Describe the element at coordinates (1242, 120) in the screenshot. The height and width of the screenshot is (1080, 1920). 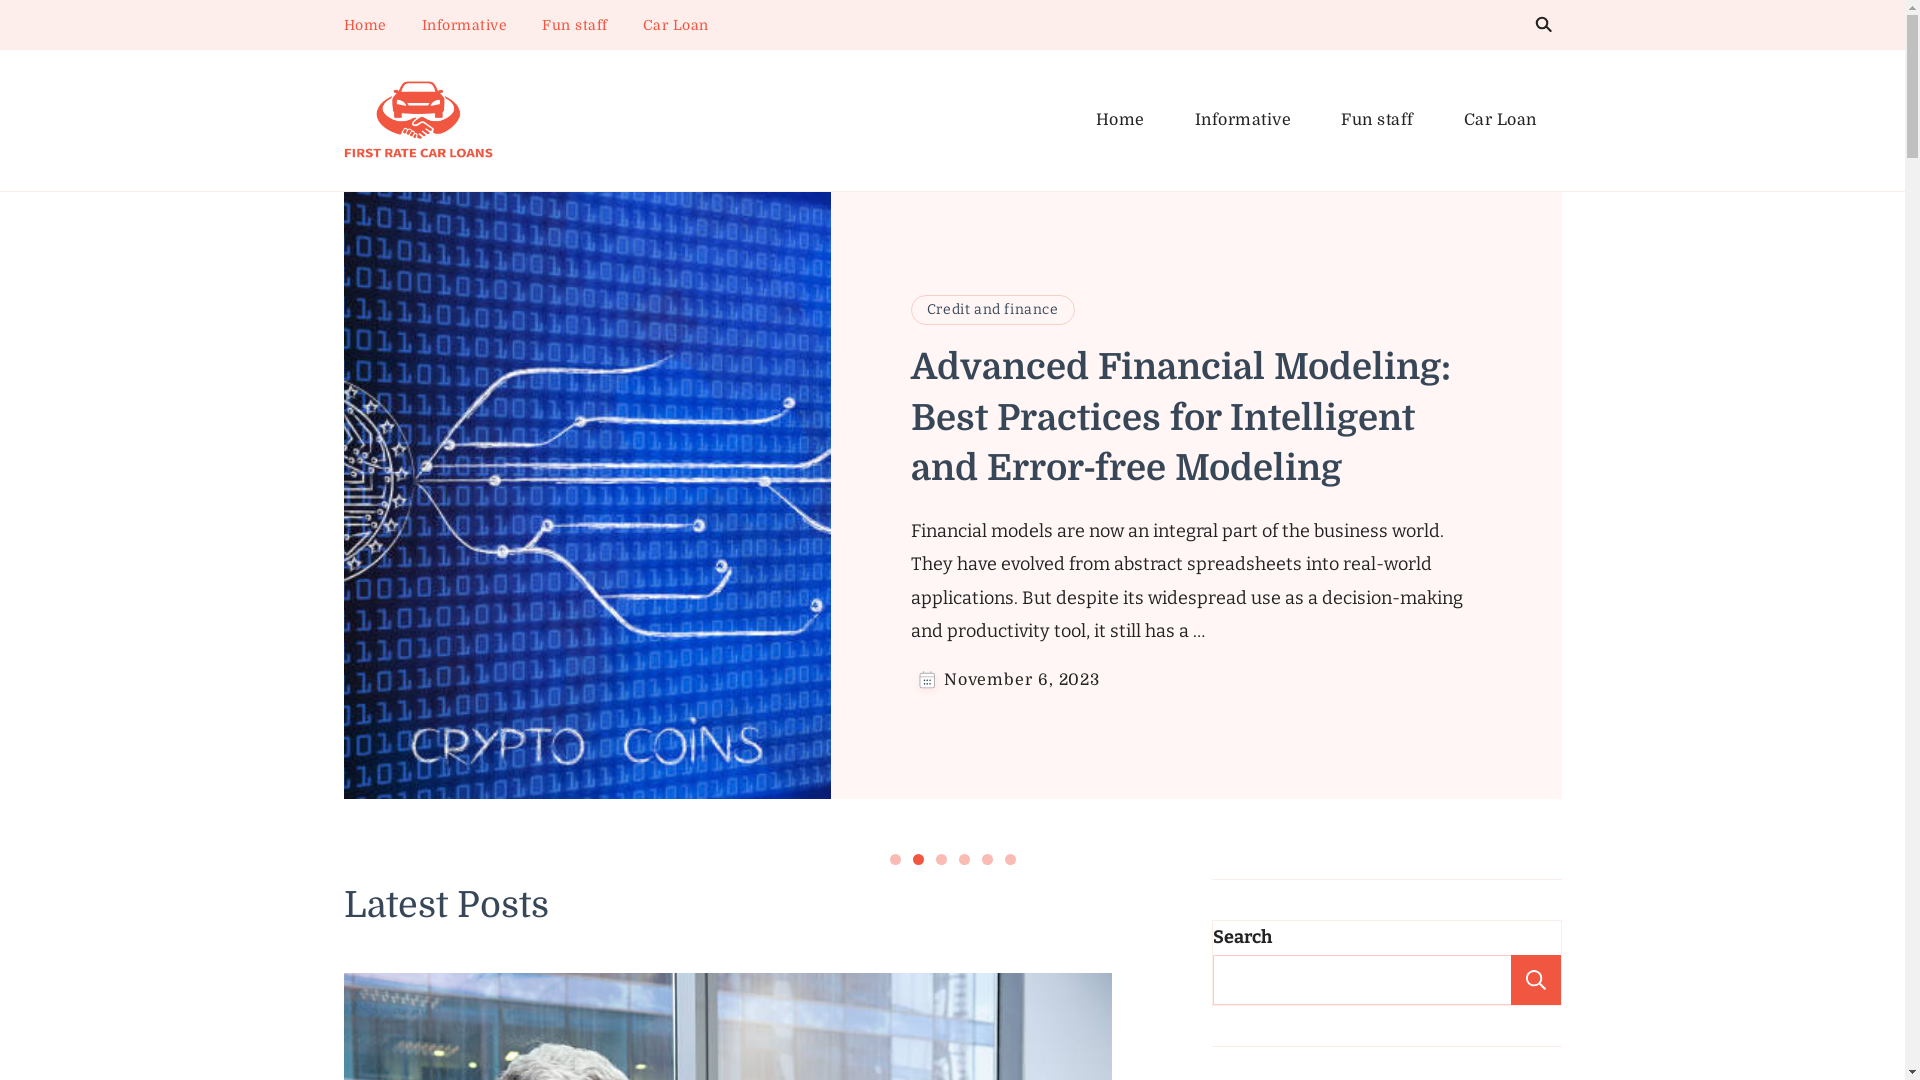
I see `'Informative'` at that location.